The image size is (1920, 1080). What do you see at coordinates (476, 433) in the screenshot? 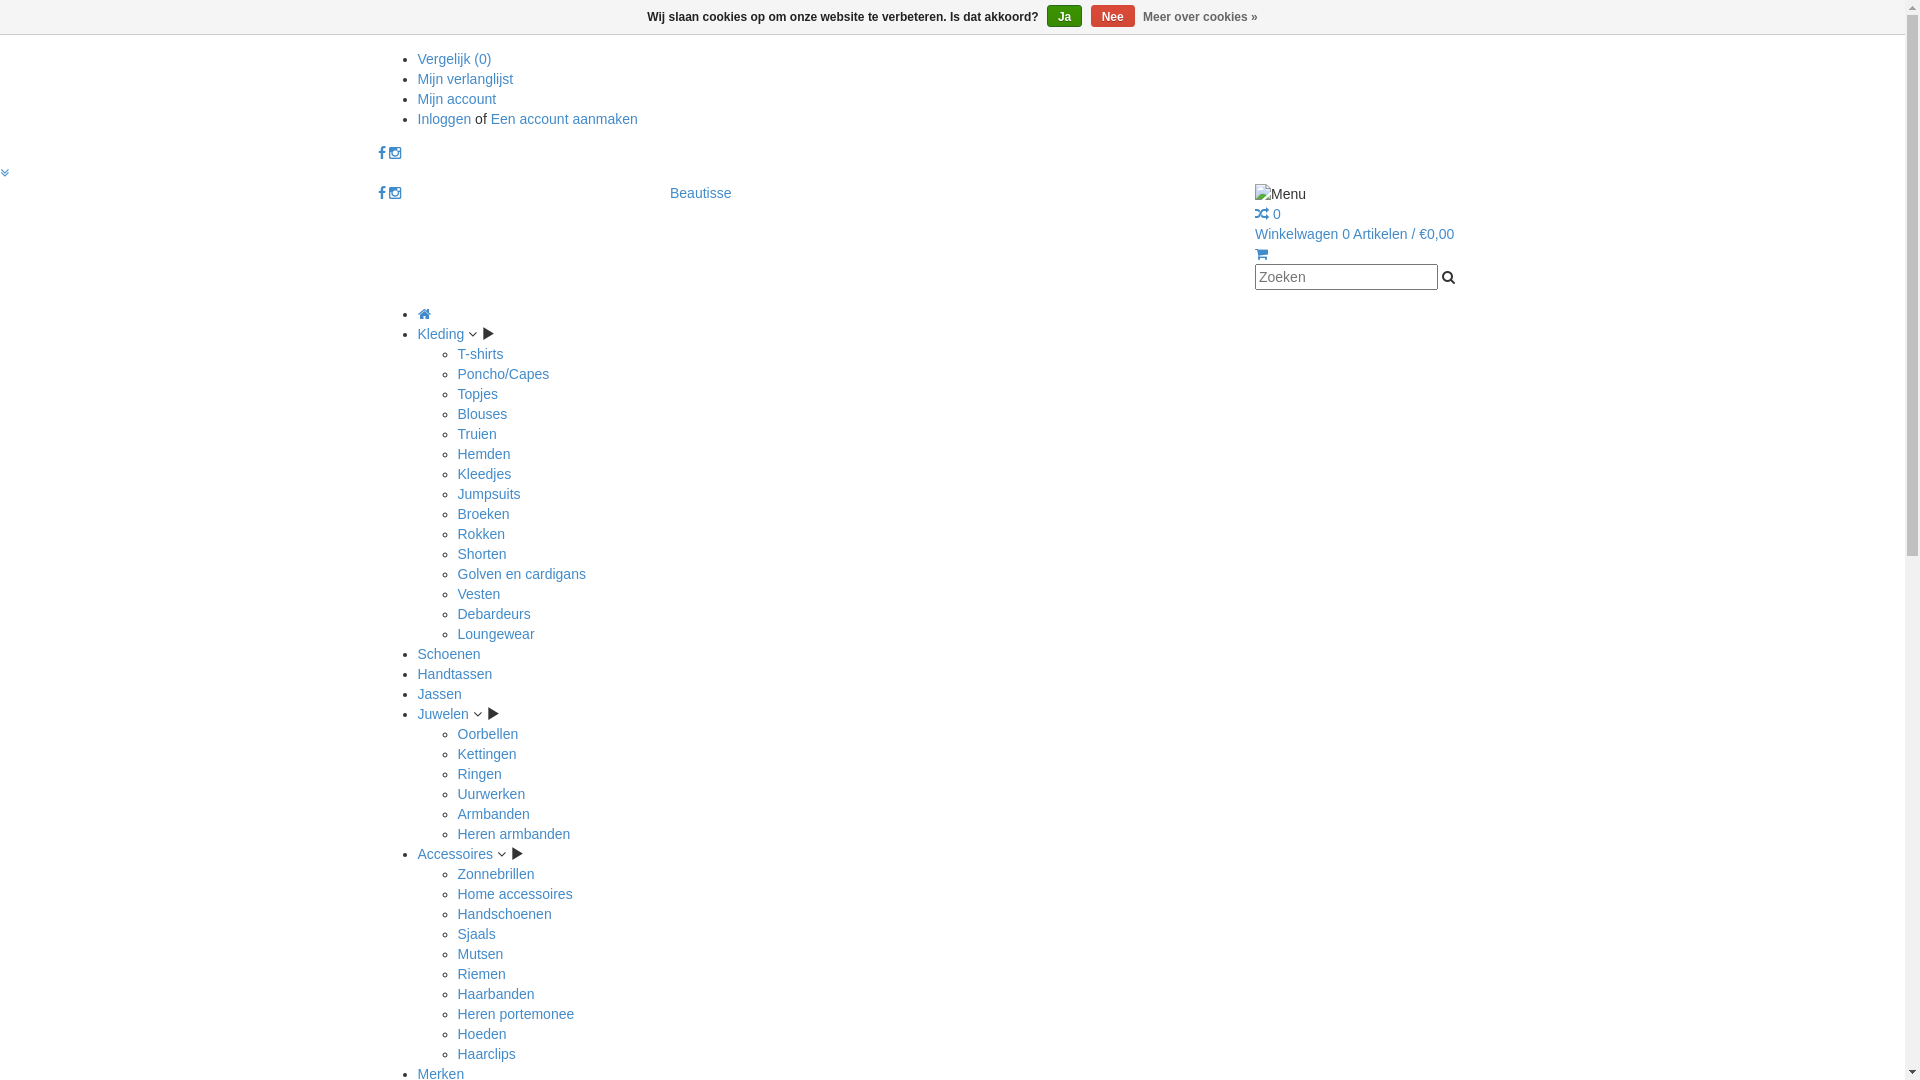
I see `'Truien'` at bounding box center [476, 433].